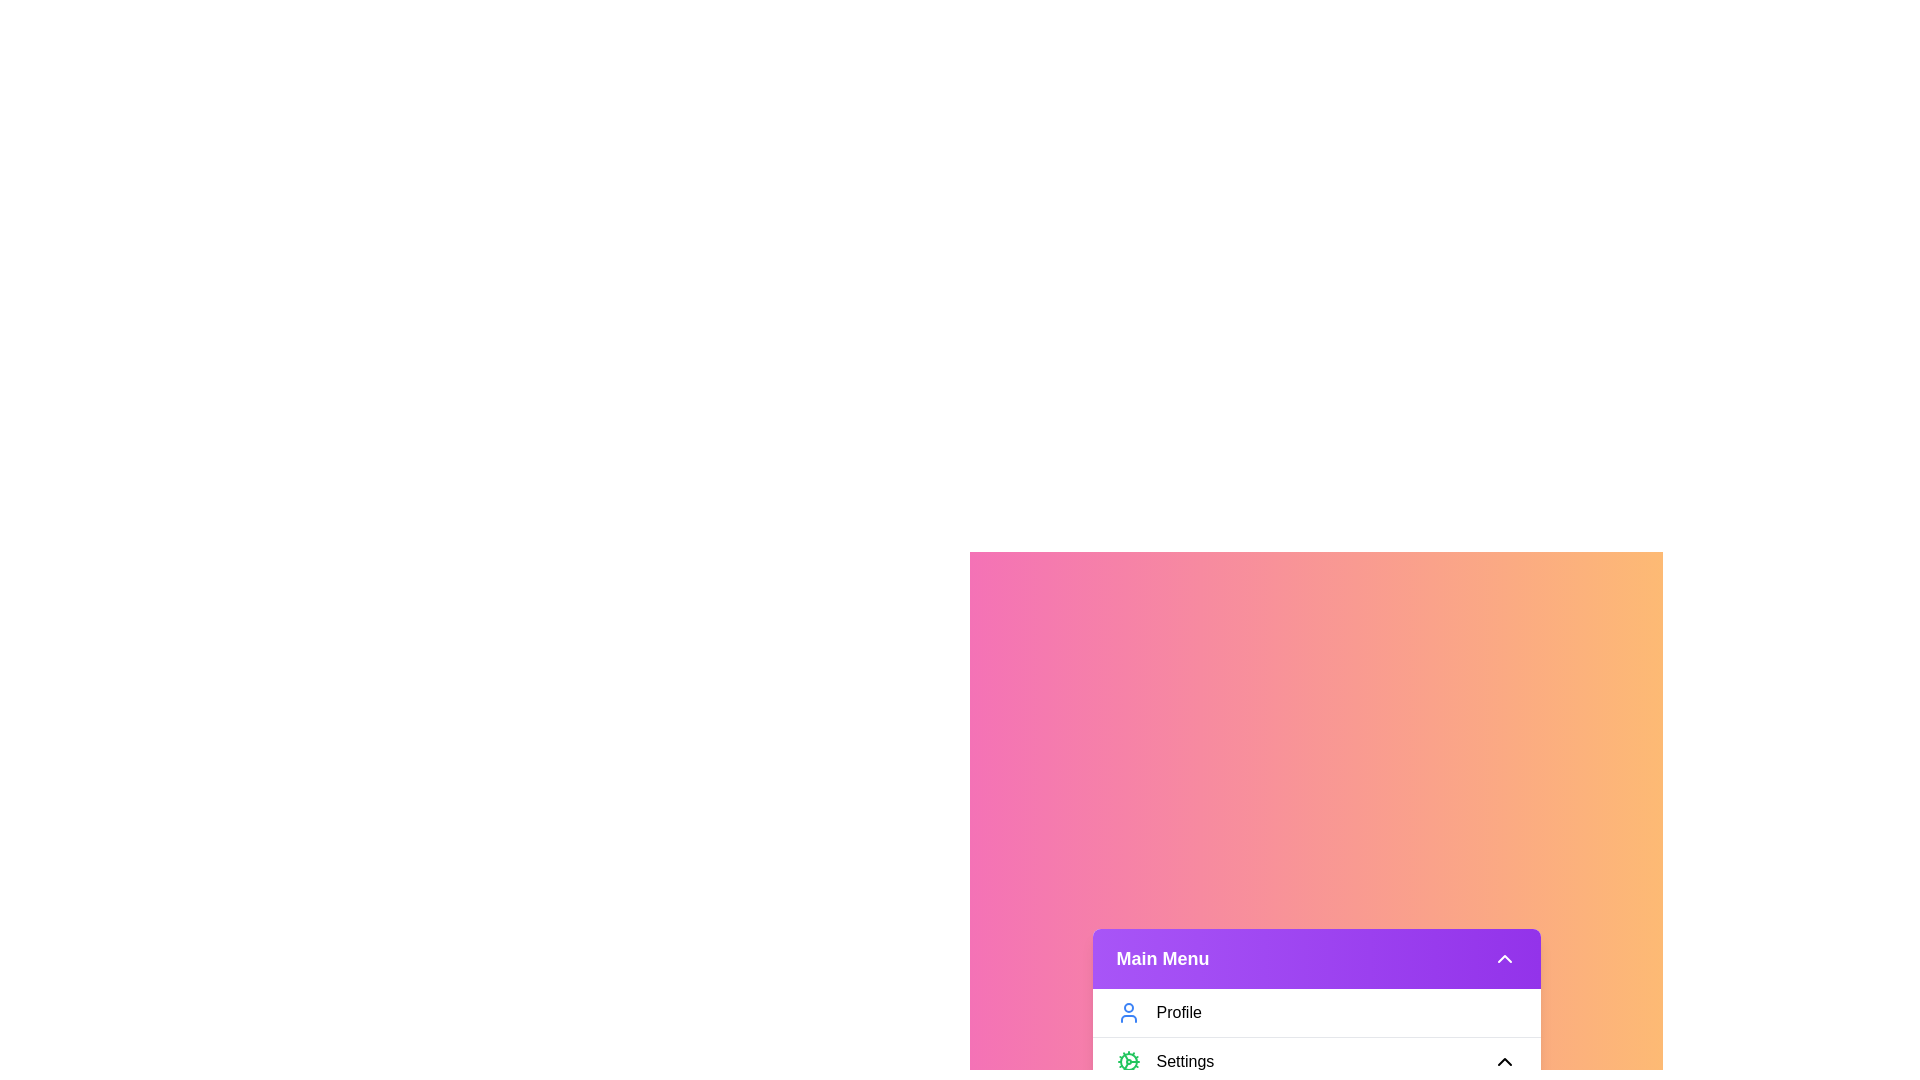 This screenshot has height=1080, width=1920. I want to click on the green cogwheel icon that is part of the 'Settings' option in the main menu dropdown, located to the left of the 'Settings' text label, so click(1128, 1060).